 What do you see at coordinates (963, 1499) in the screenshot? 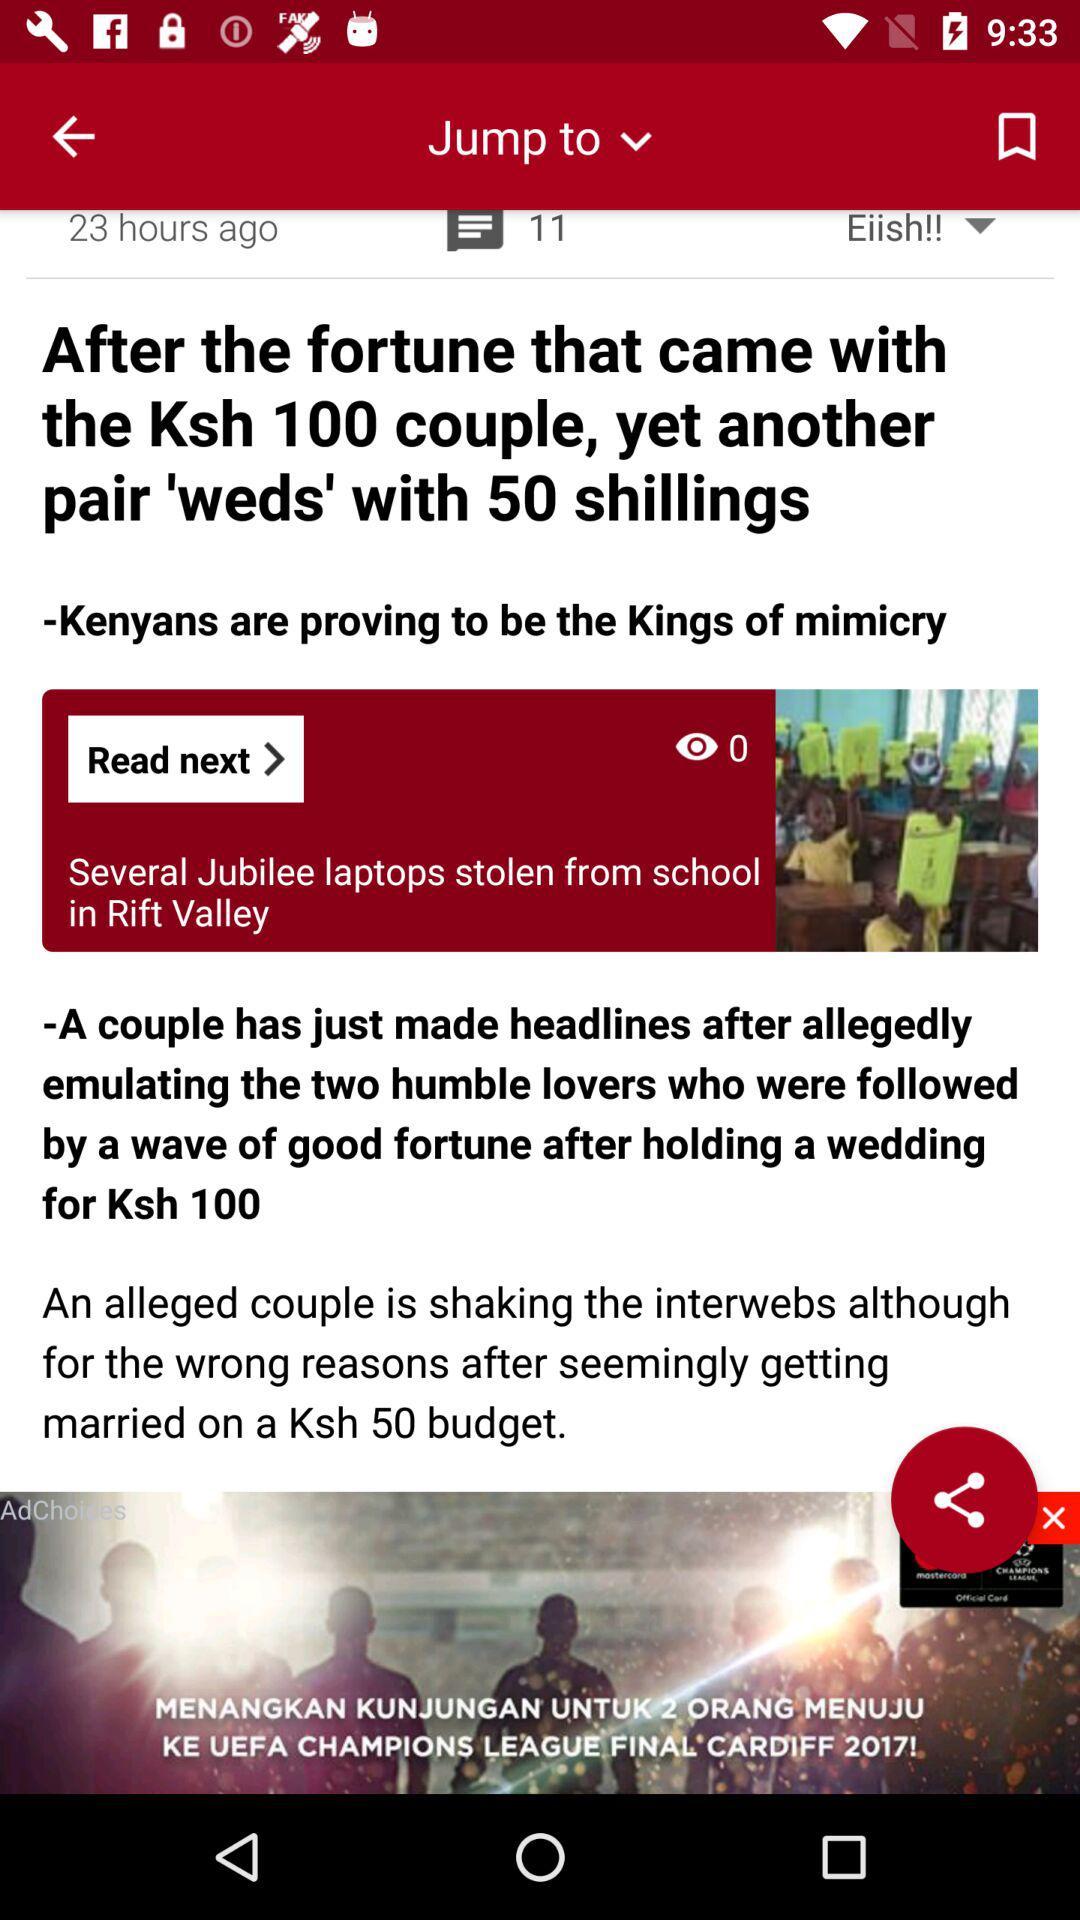
I see `share` at bounding box center [963, 1499].